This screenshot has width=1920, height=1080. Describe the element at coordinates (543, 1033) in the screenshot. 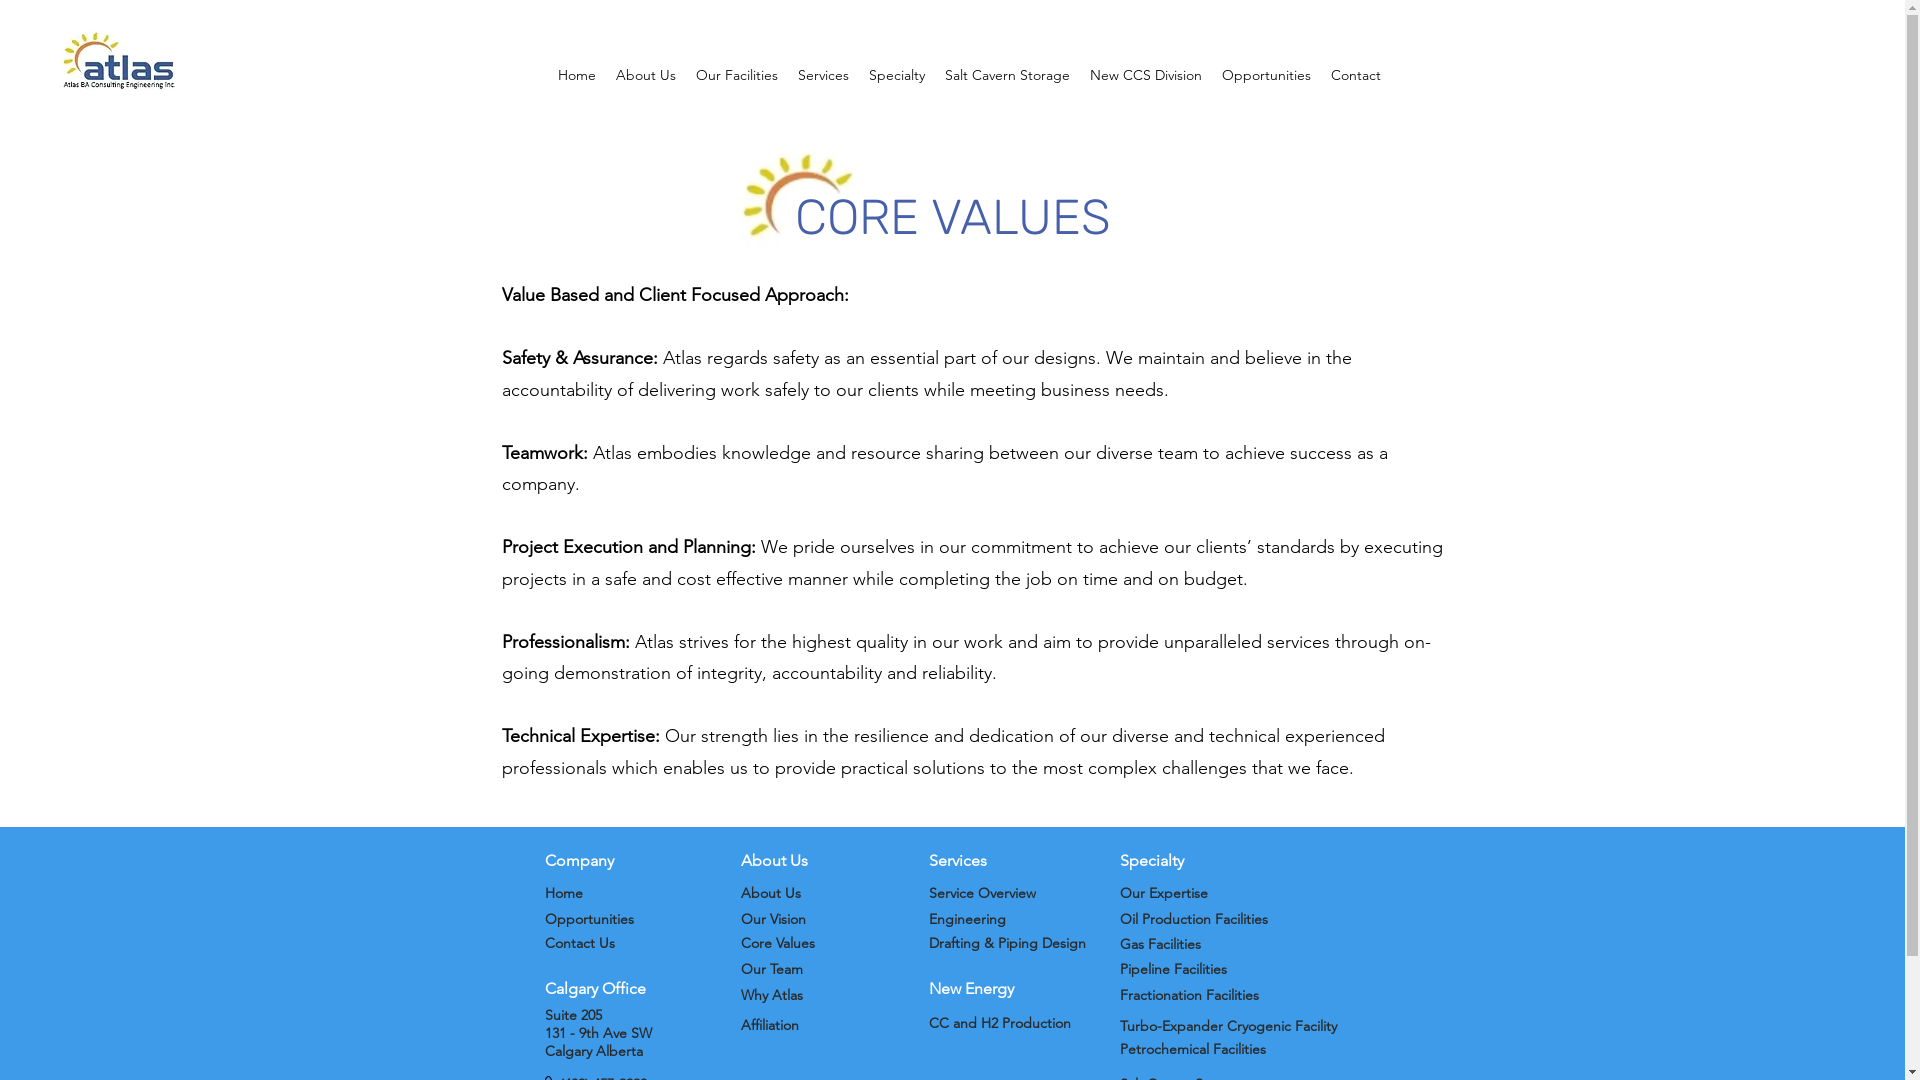

I see `'Suite 205` at that location.